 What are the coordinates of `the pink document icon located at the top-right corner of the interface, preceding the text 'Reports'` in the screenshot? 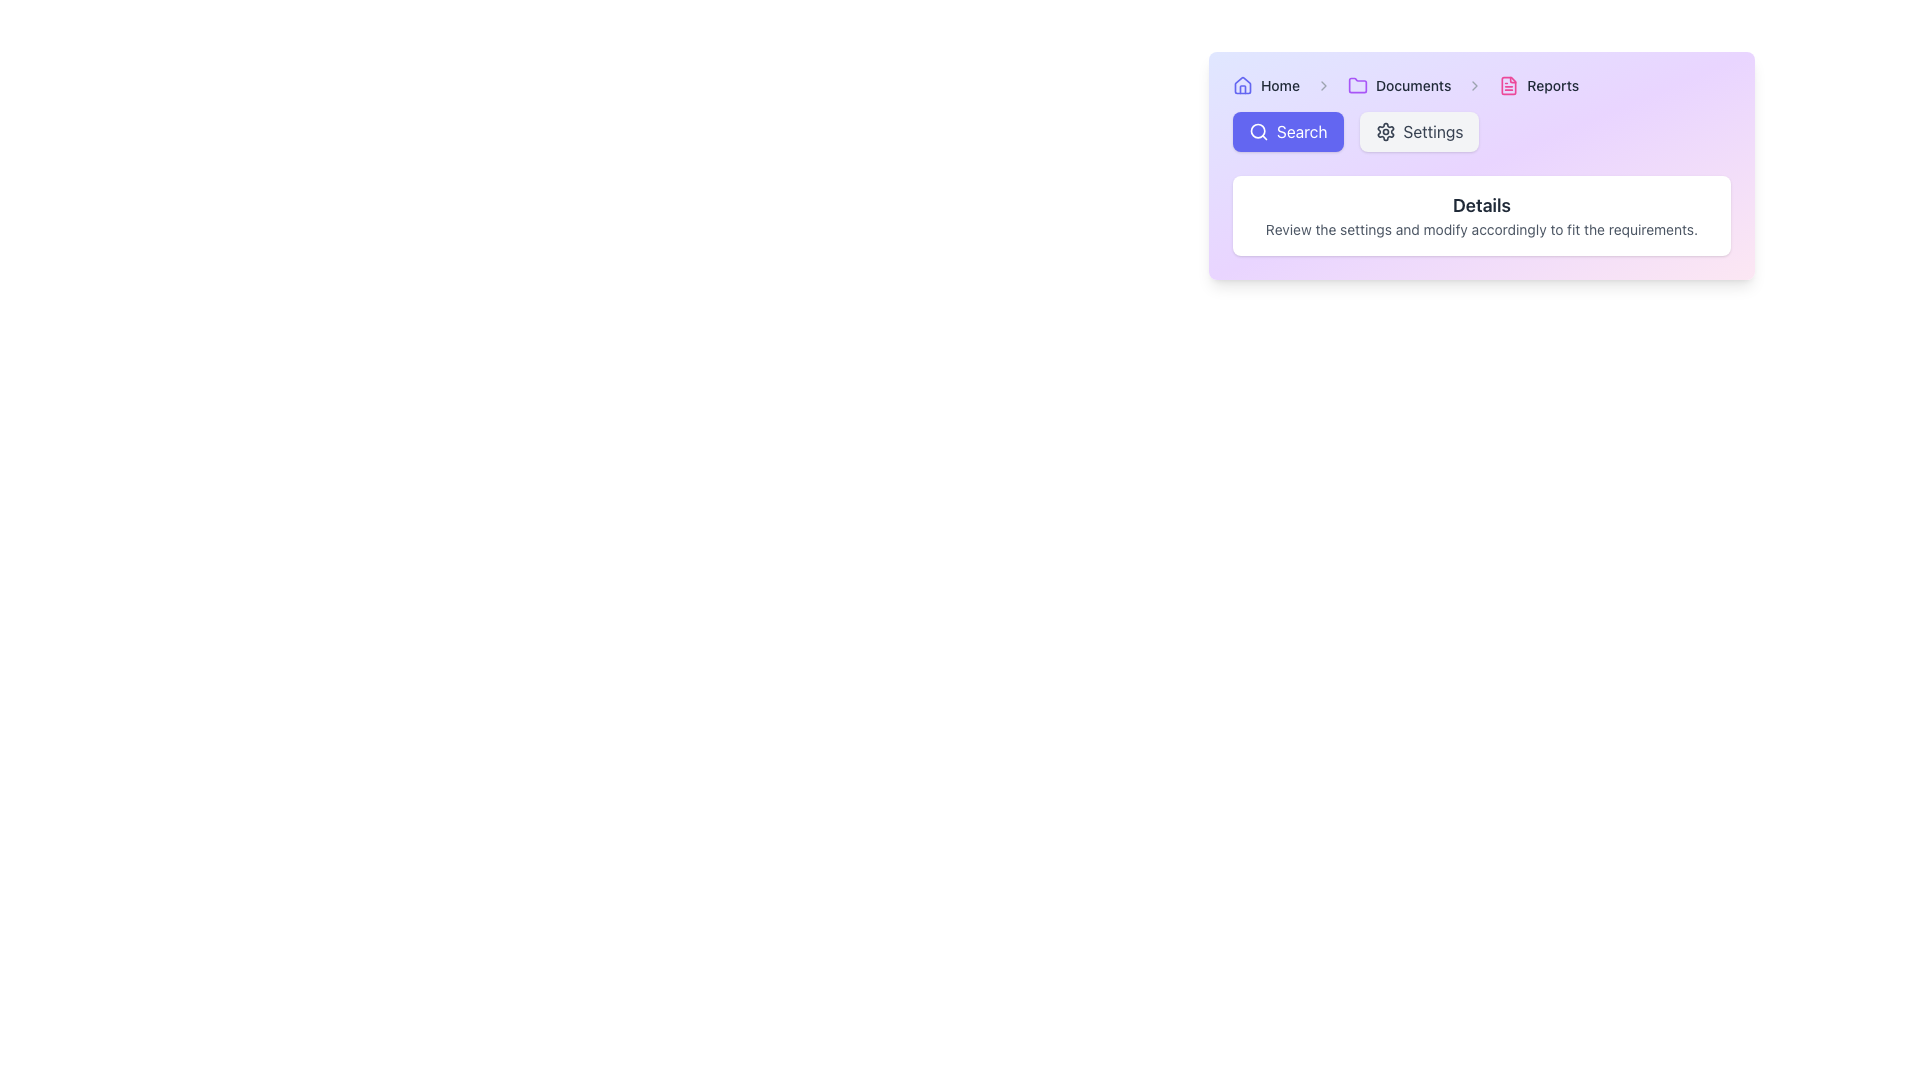 It's located at (1509, 84).